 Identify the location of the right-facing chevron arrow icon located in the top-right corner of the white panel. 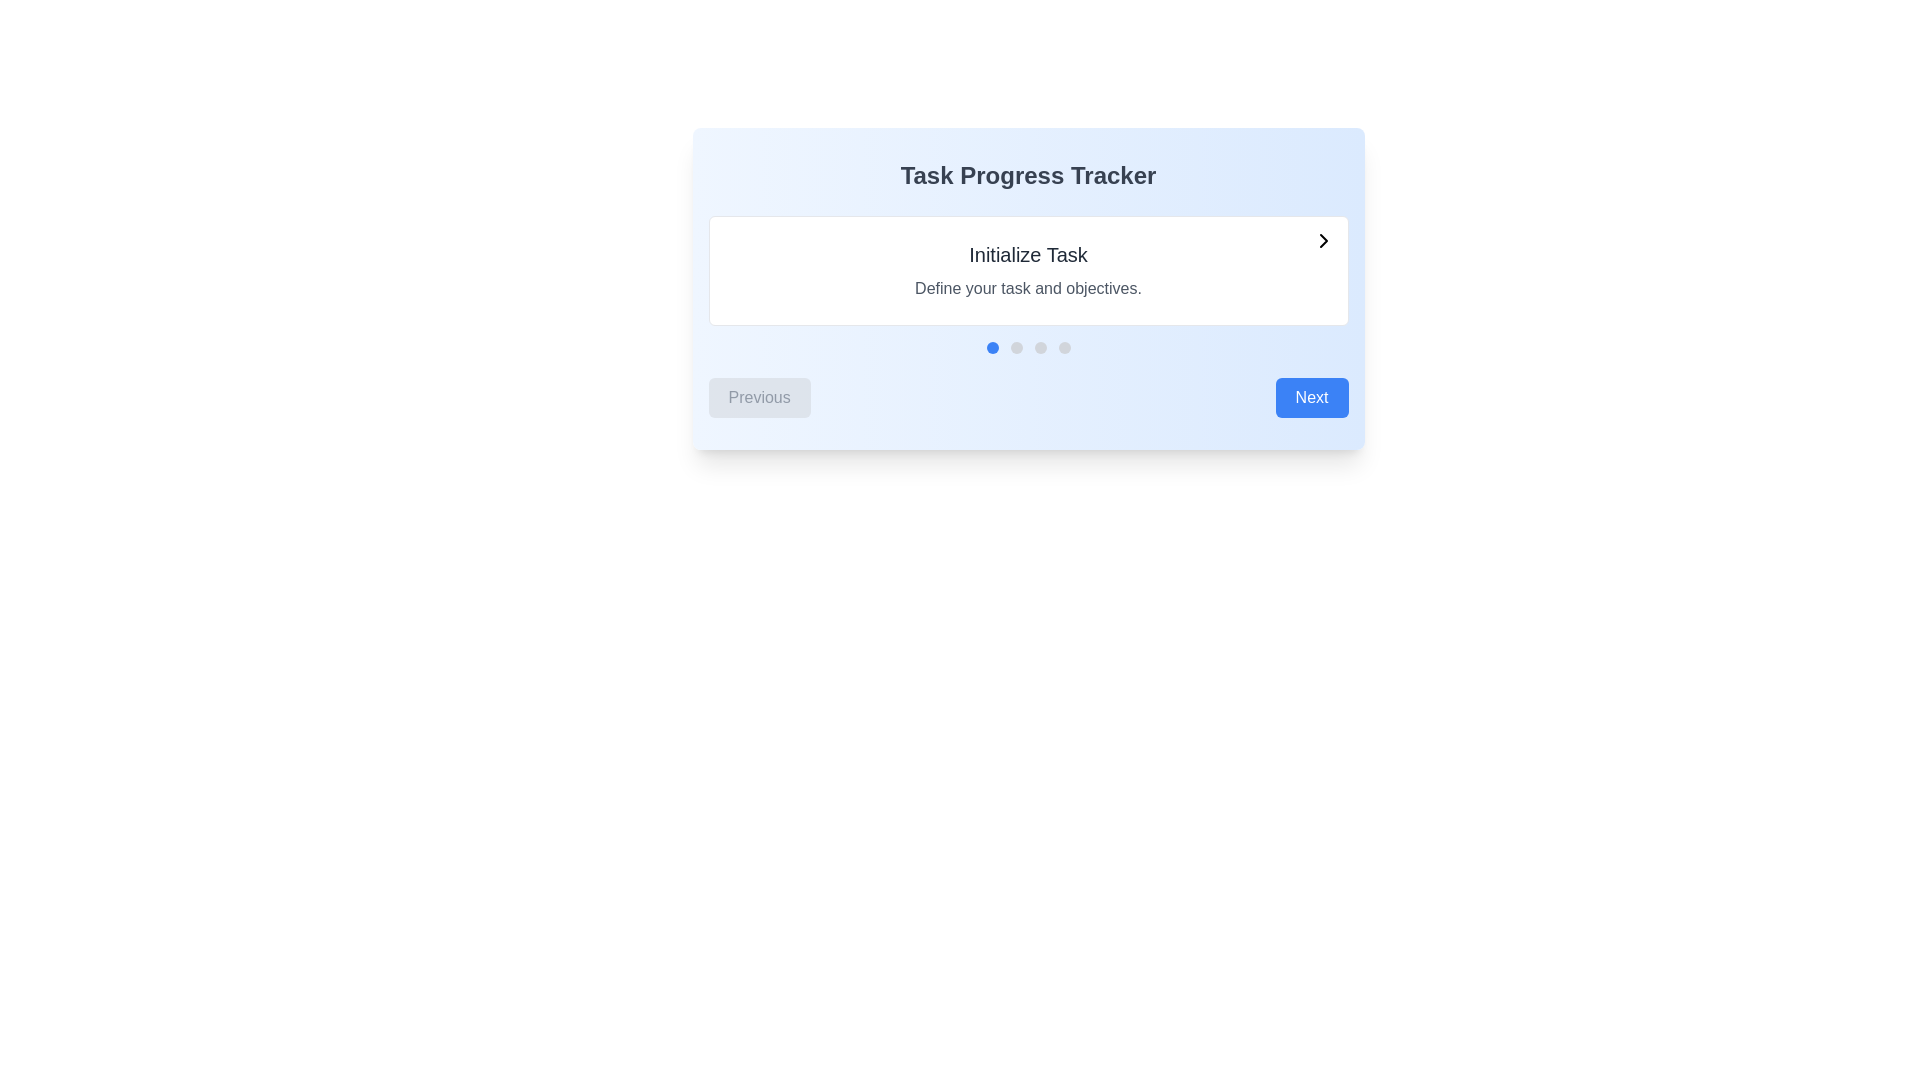
(1323, 239).